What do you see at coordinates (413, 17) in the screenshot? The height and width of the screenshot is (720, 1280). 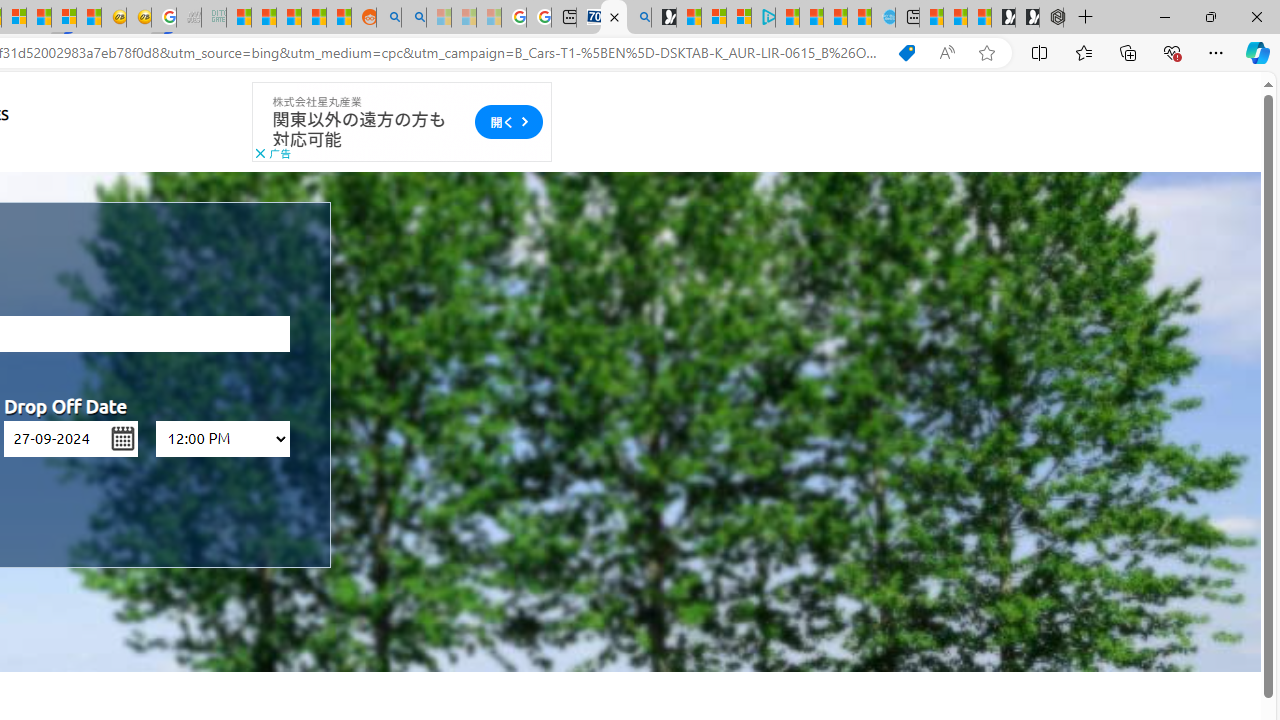 I see `'Utah sues federal government - Search'` at bounding box center [413, 17].